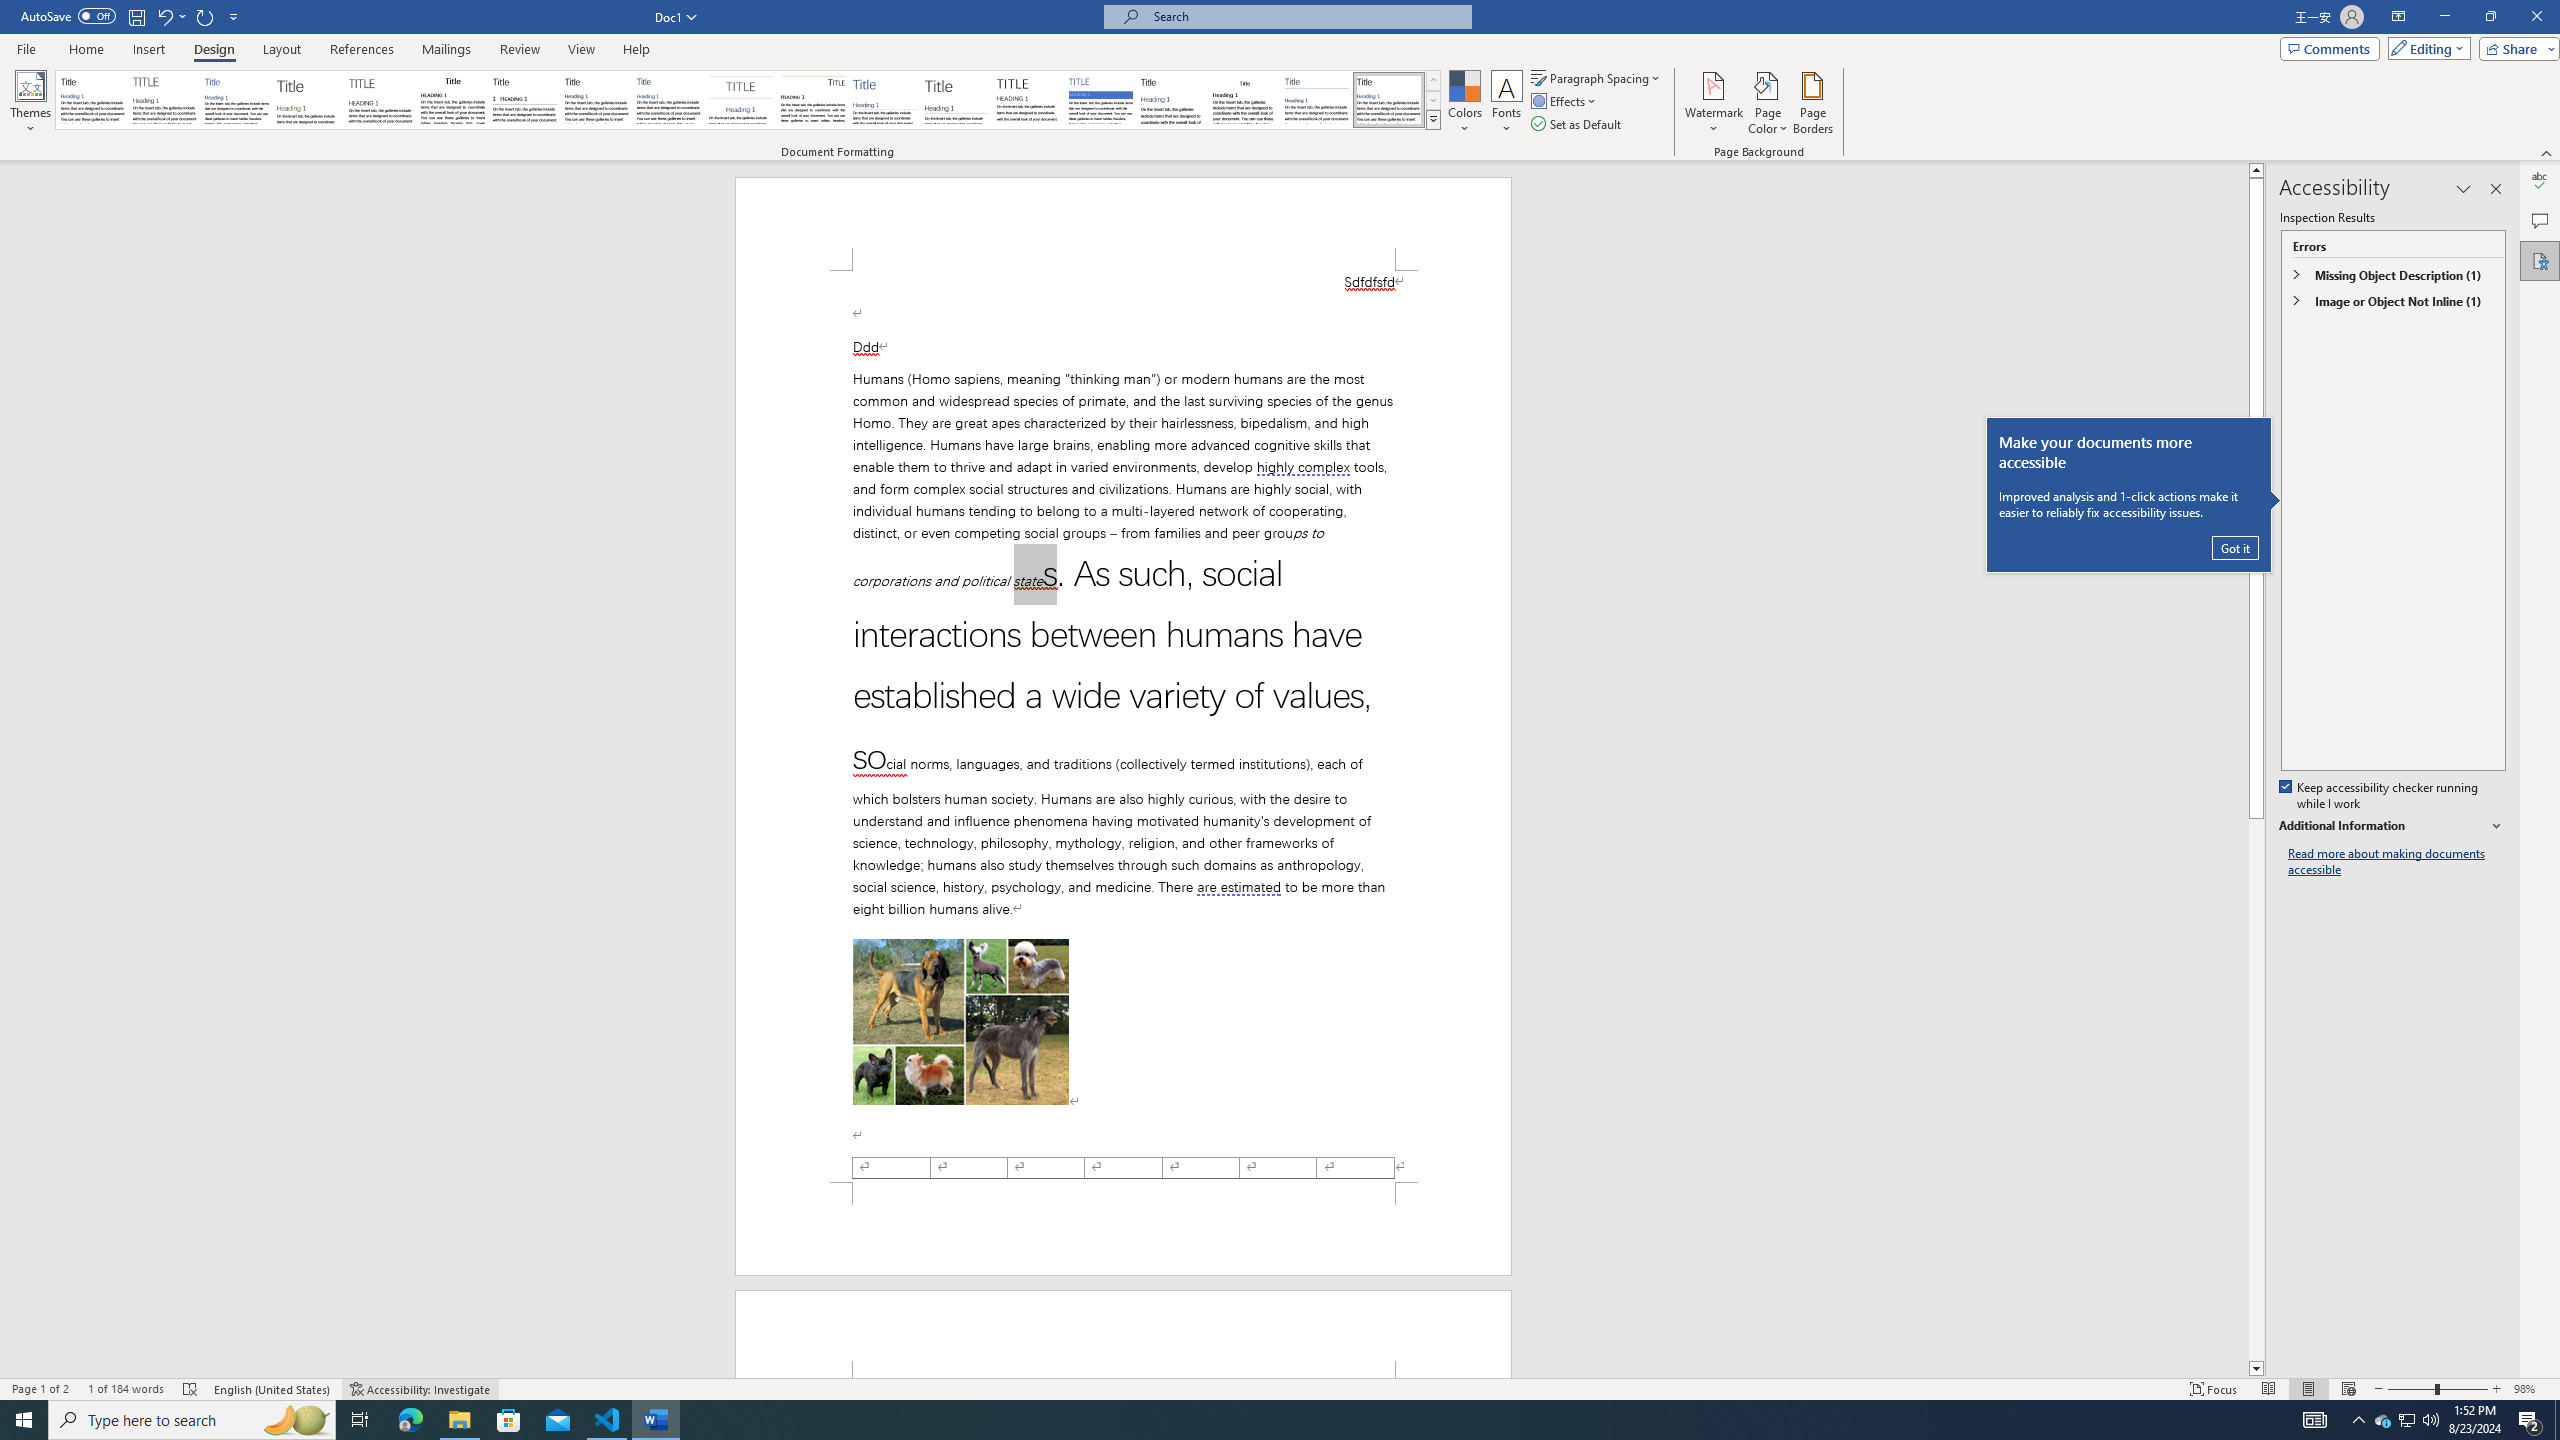  Describe the element at coordinates (420, 1389) in the screenshot. I see `'Accessibility Checker Accessibility: Investigate'` at that location.